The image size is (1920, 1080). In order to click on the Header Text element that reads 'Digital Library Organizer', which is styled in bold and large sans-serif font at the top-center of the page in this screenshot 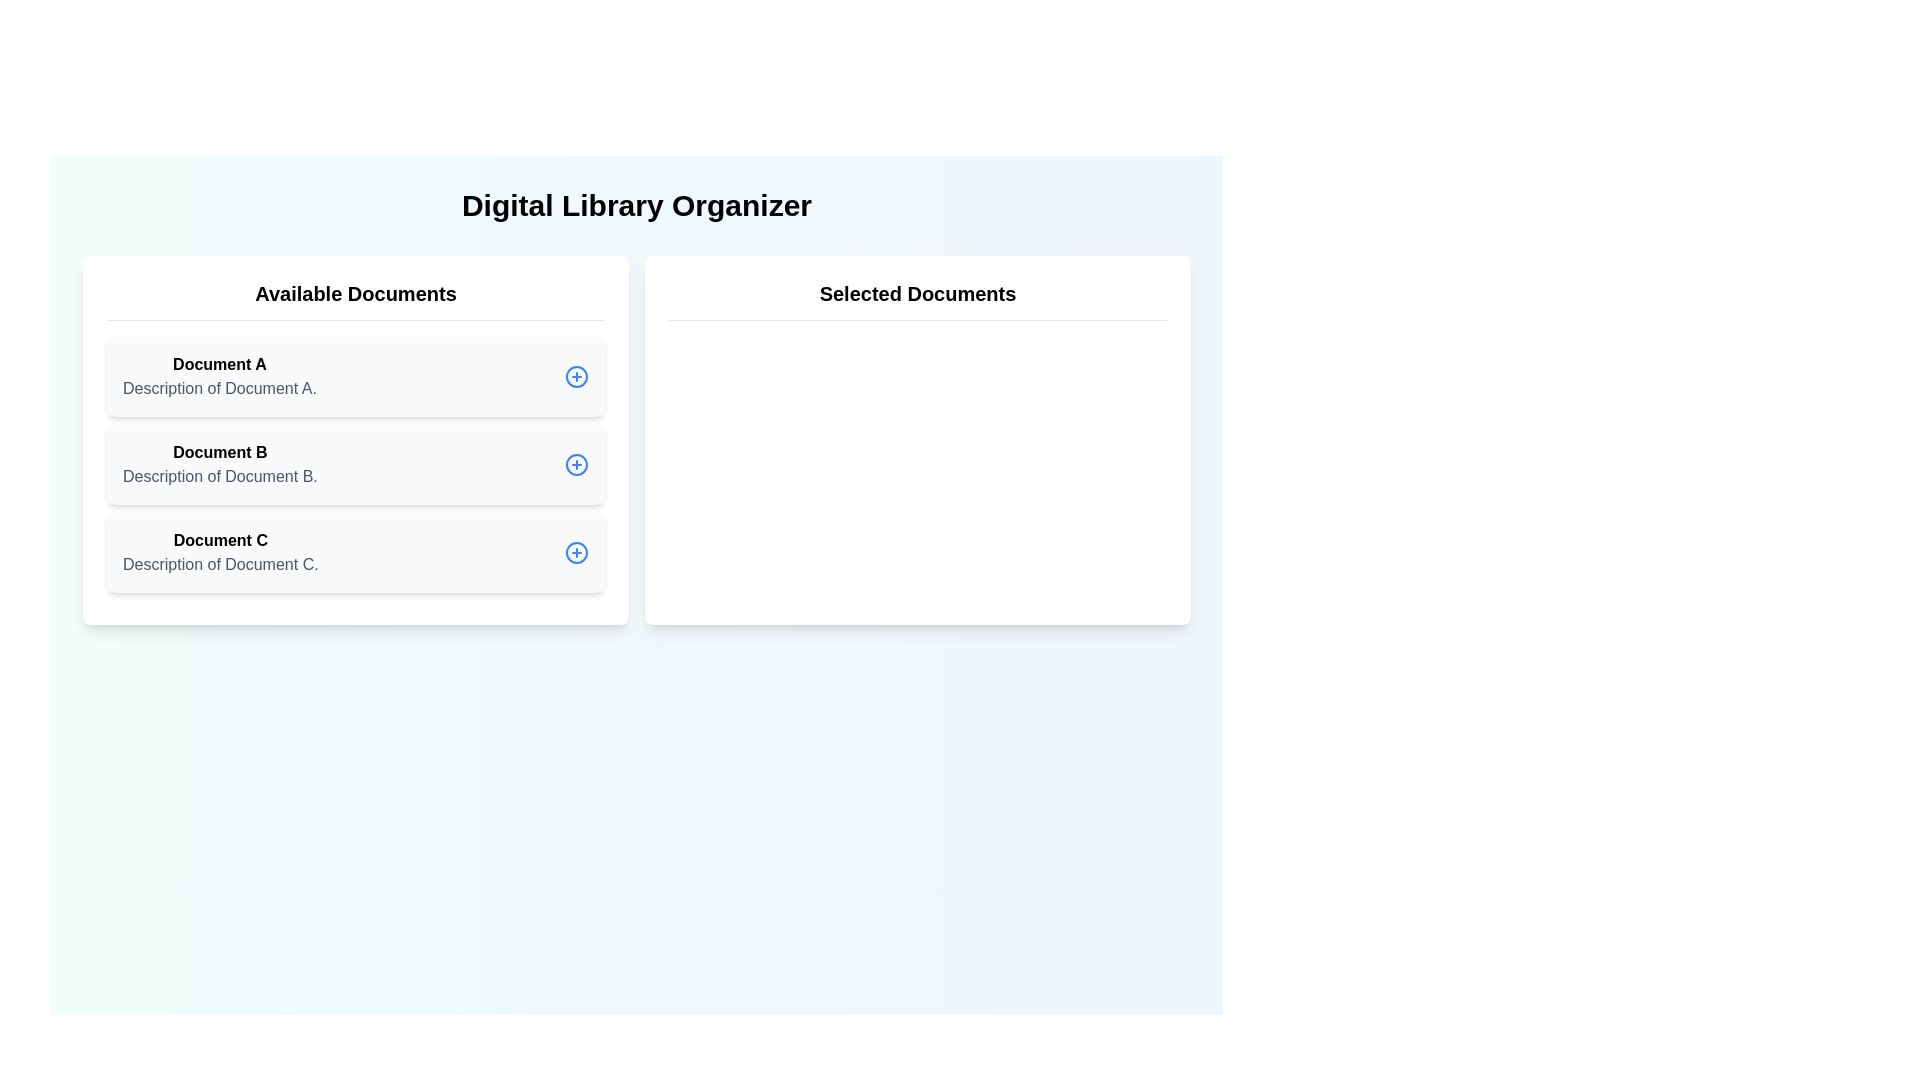, I will do `click(636, 205)`.